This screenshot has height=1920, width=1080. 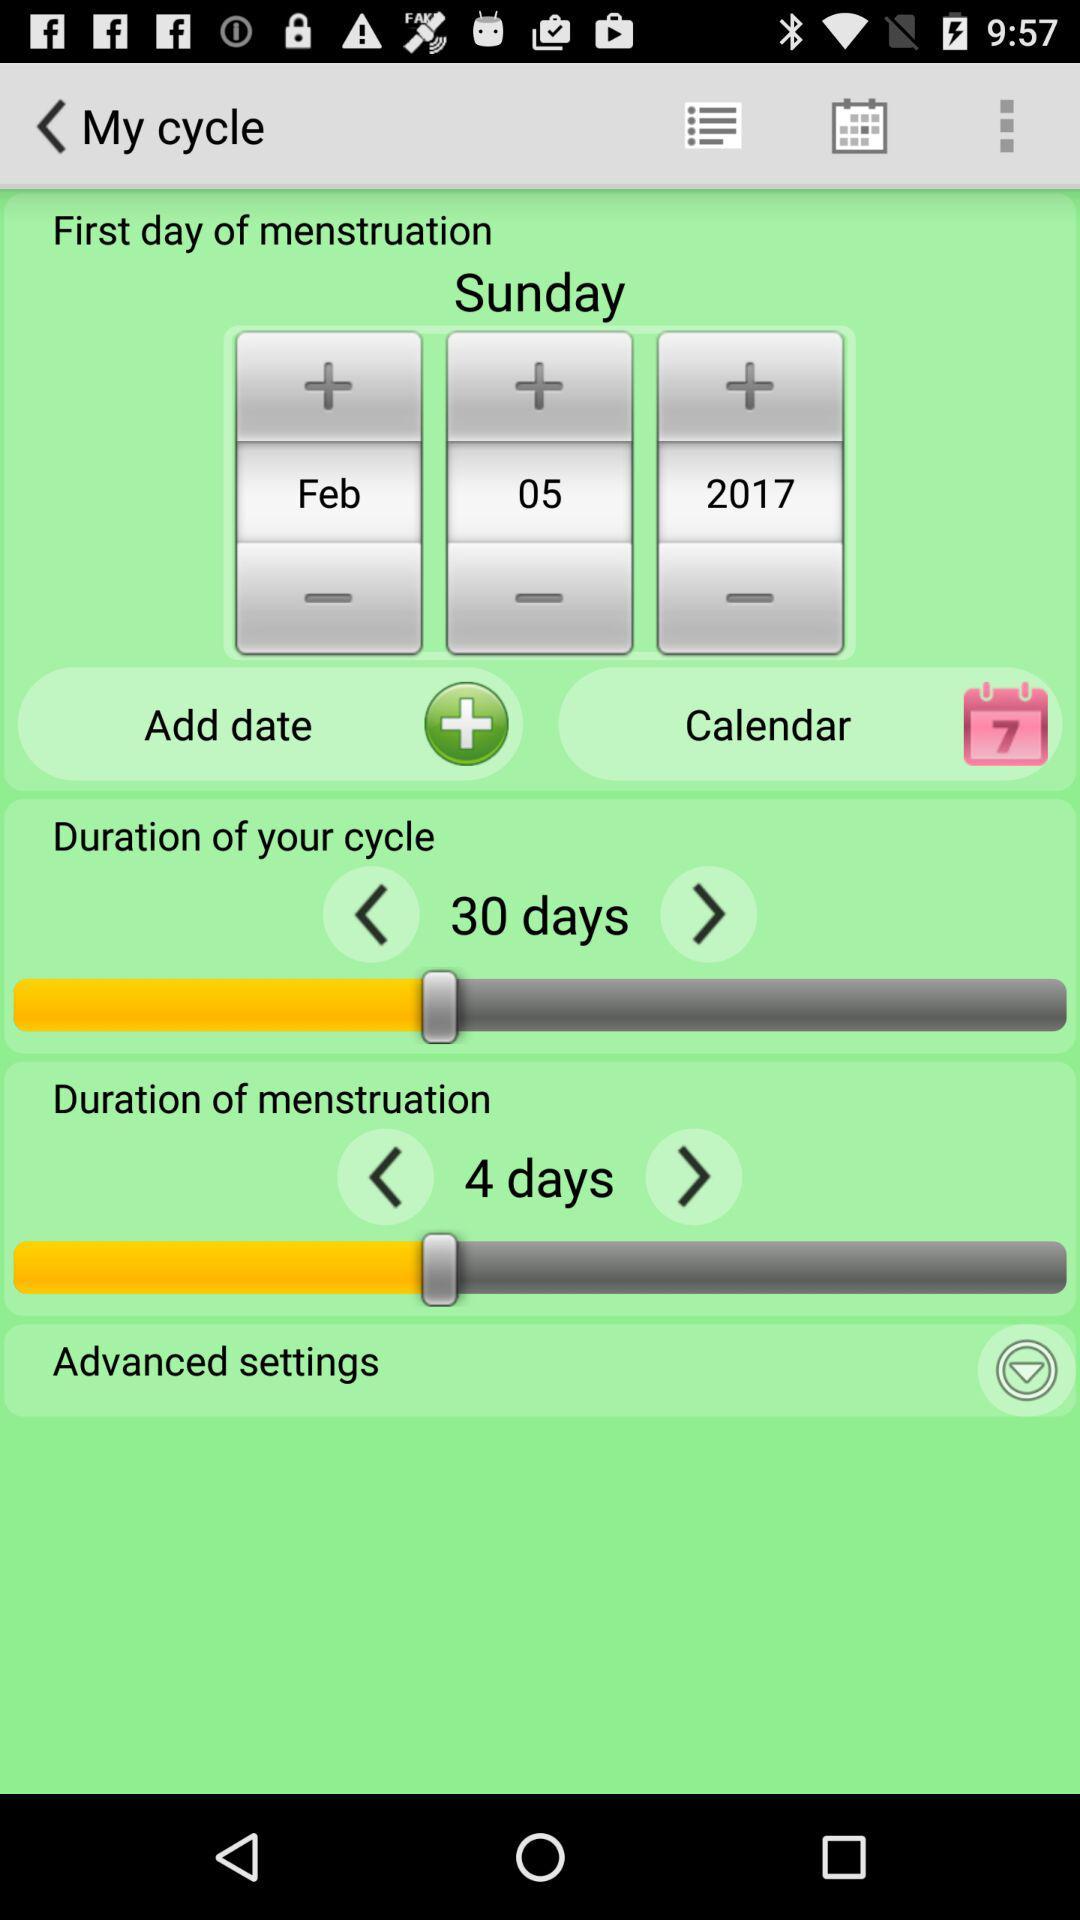 What do you see at coordinates (371, 978) in the screenshot?
I see `the arrow_backward icon` at bounding box center [371, 978].